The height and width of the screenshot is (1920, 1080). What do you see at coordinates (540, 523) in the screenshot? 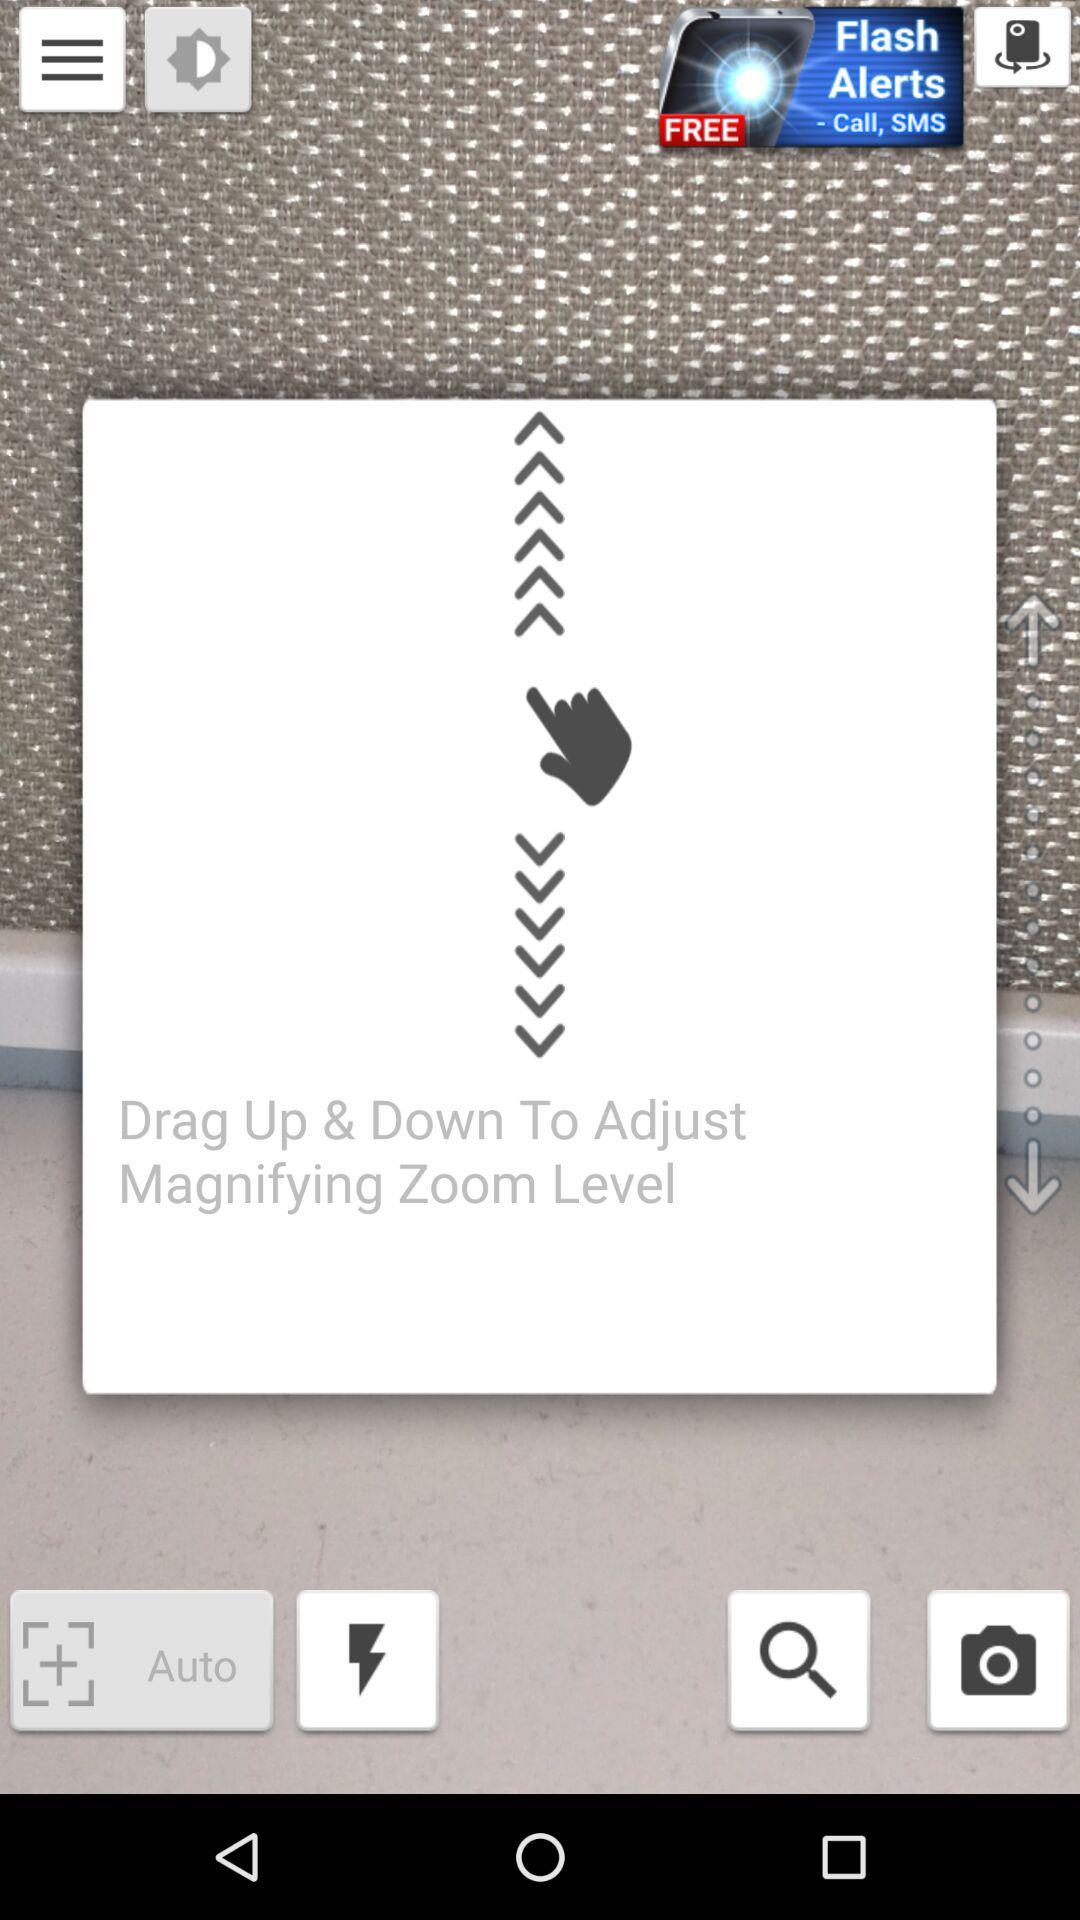
I see `drag up gesture` at bounding box center [540, 523].